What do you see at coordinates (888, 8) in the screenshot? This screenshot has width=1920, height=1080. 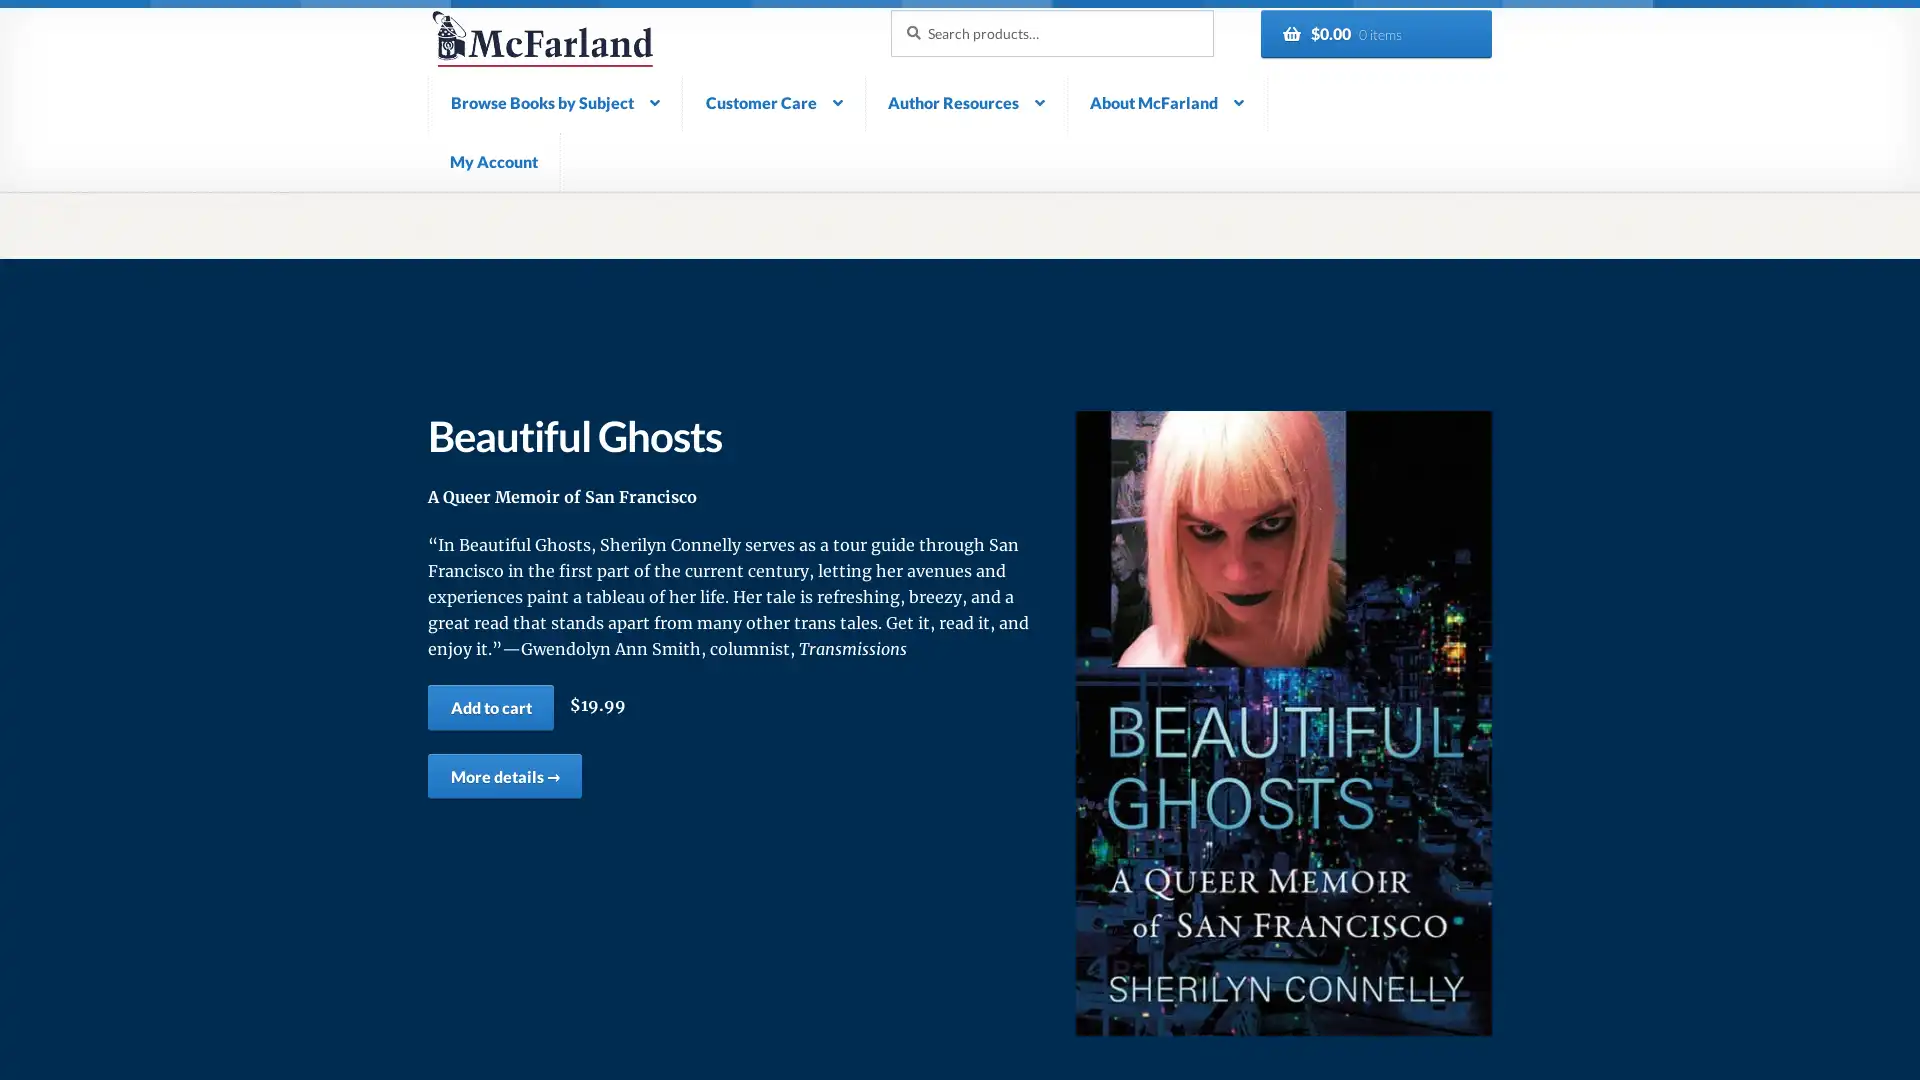 I see `Search` at bounding box center [888, 8].